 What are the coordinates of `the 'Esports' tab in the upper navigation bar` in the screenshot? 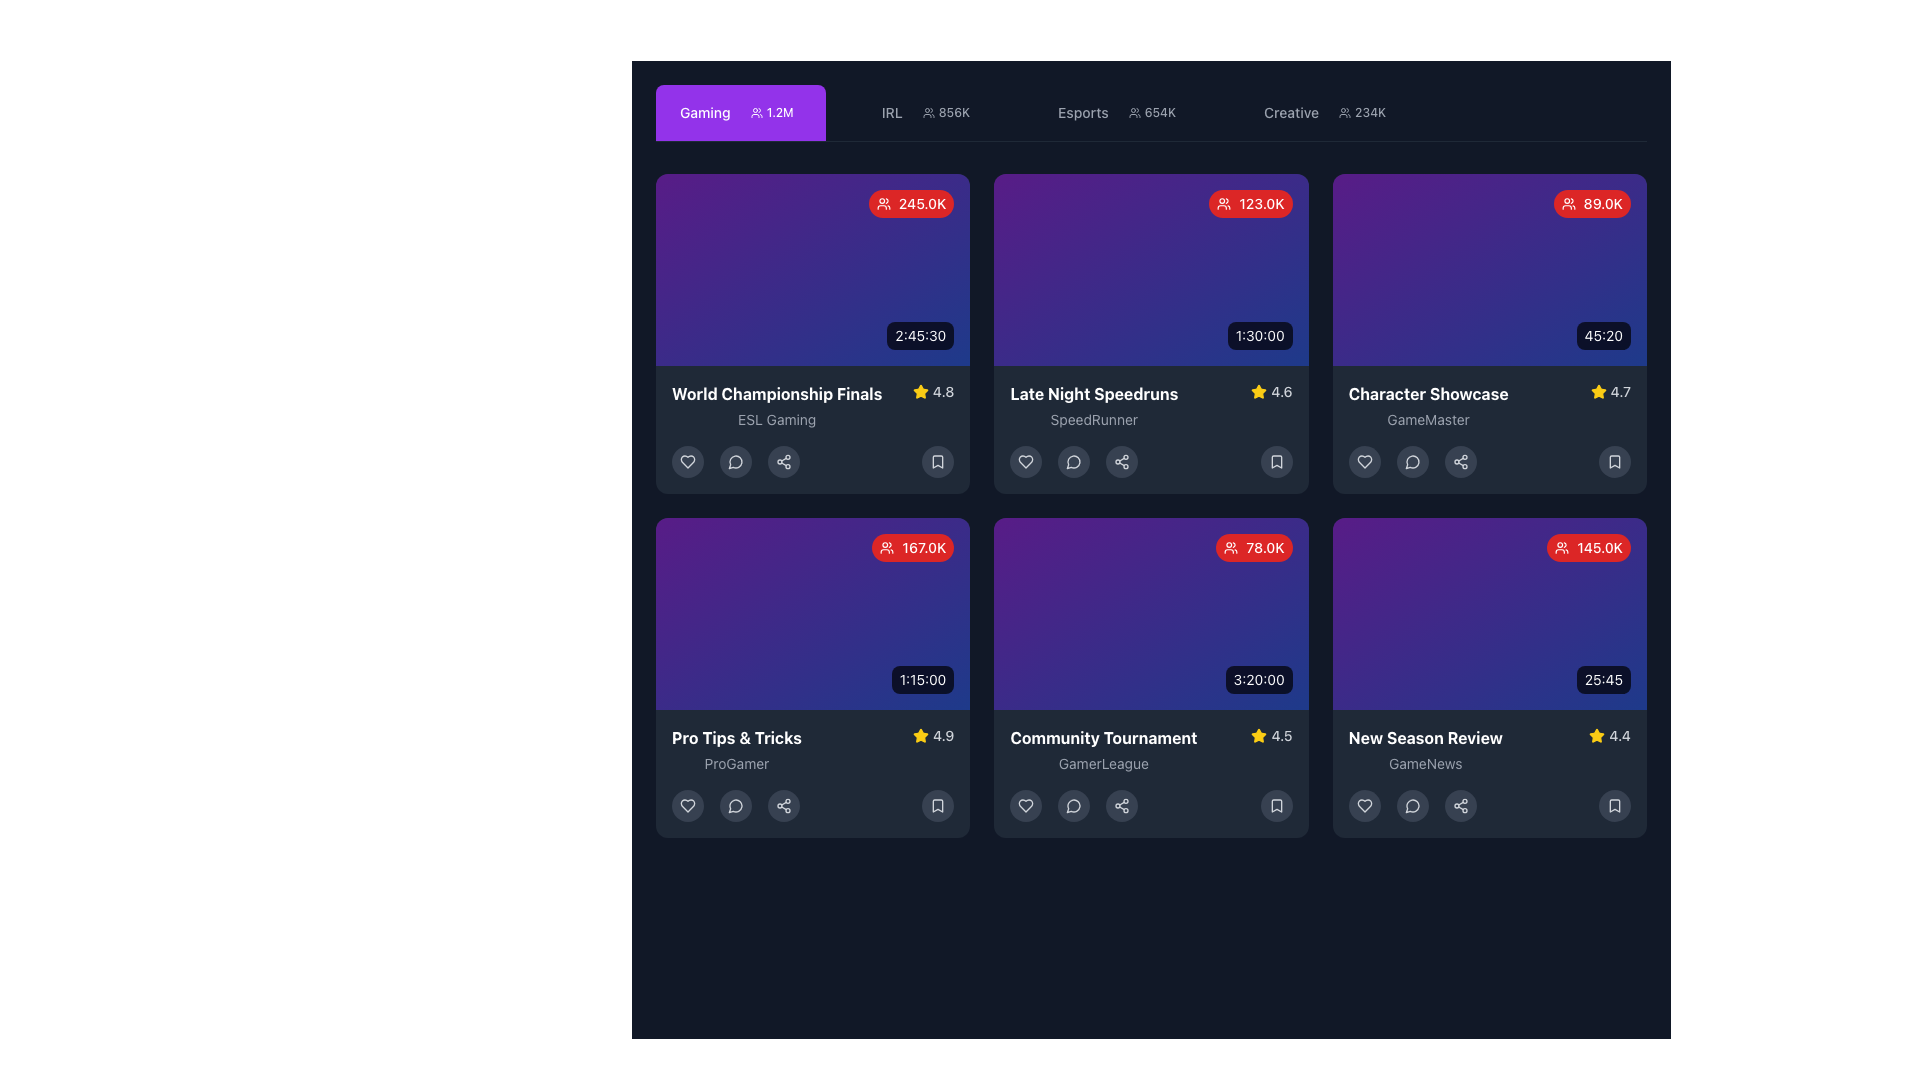 It's located at (1121, 112).